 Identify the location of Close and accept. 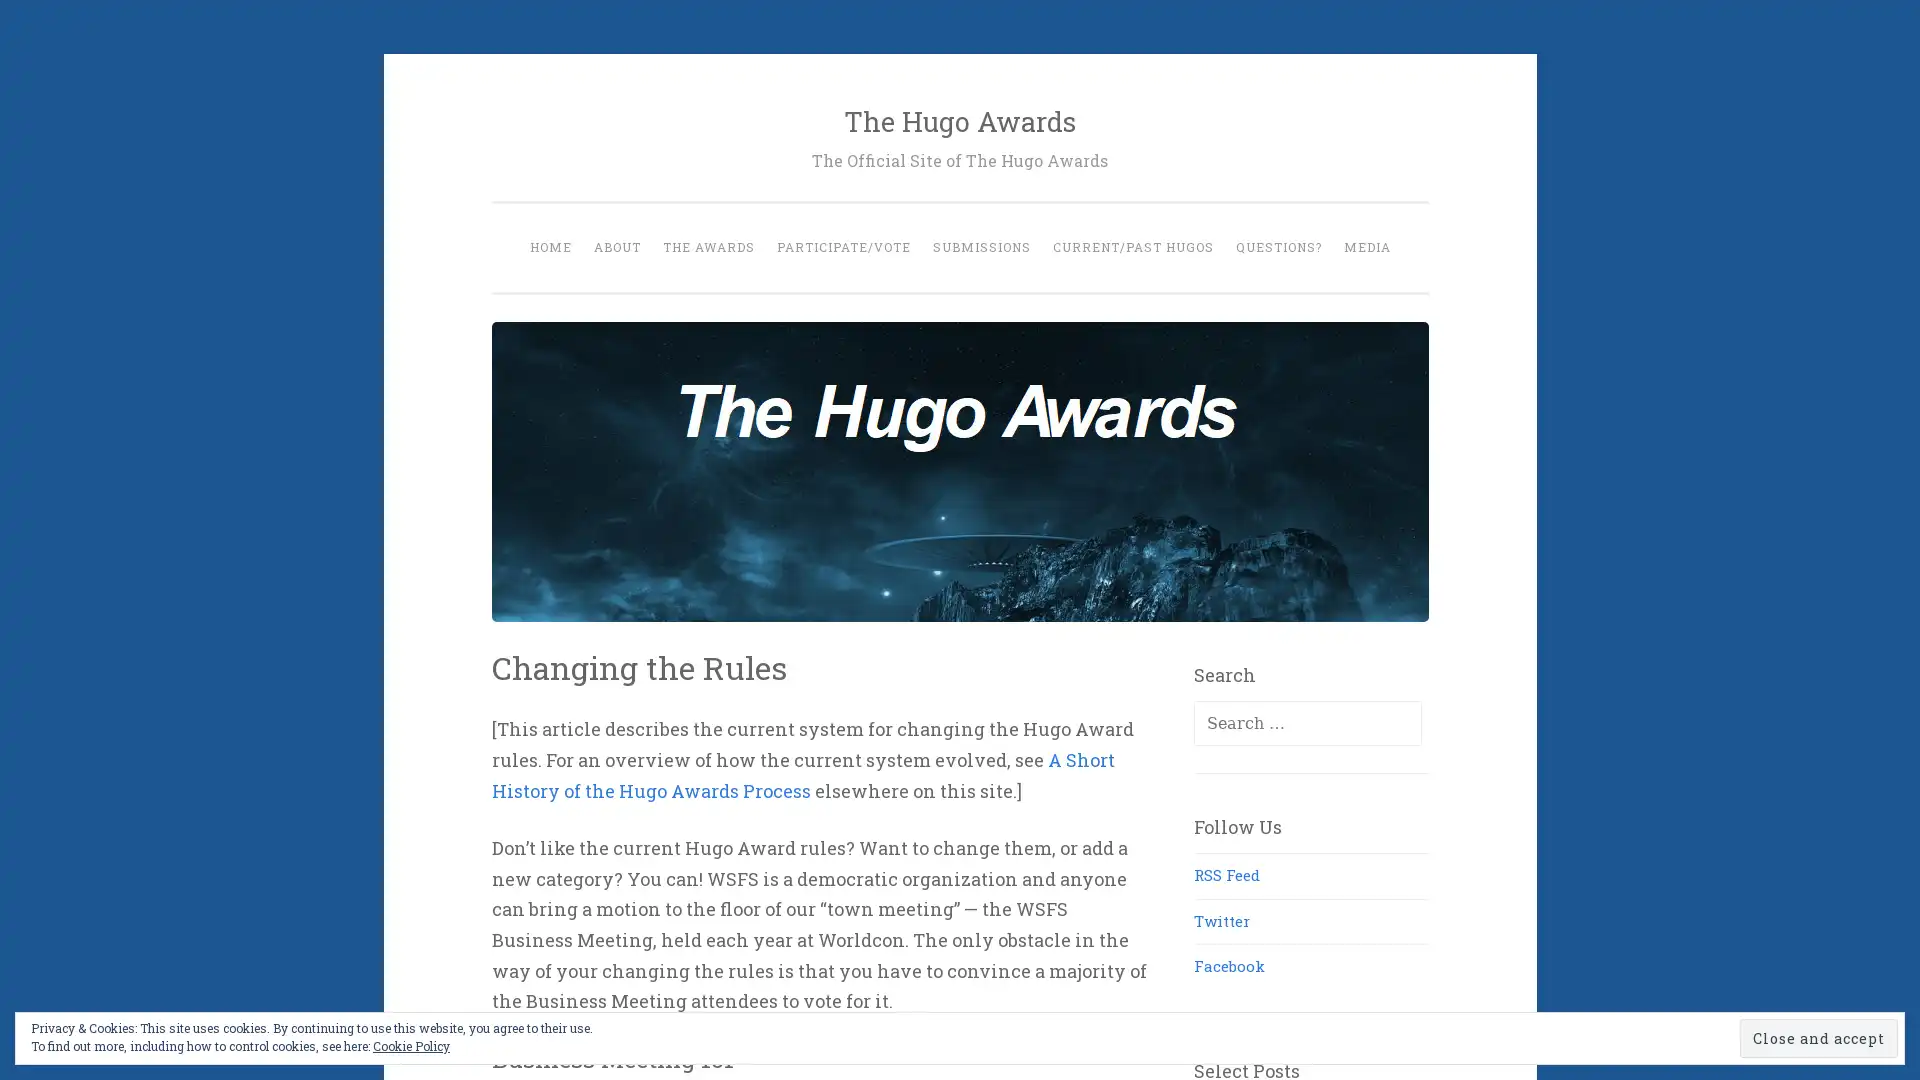
(1819, 1037).